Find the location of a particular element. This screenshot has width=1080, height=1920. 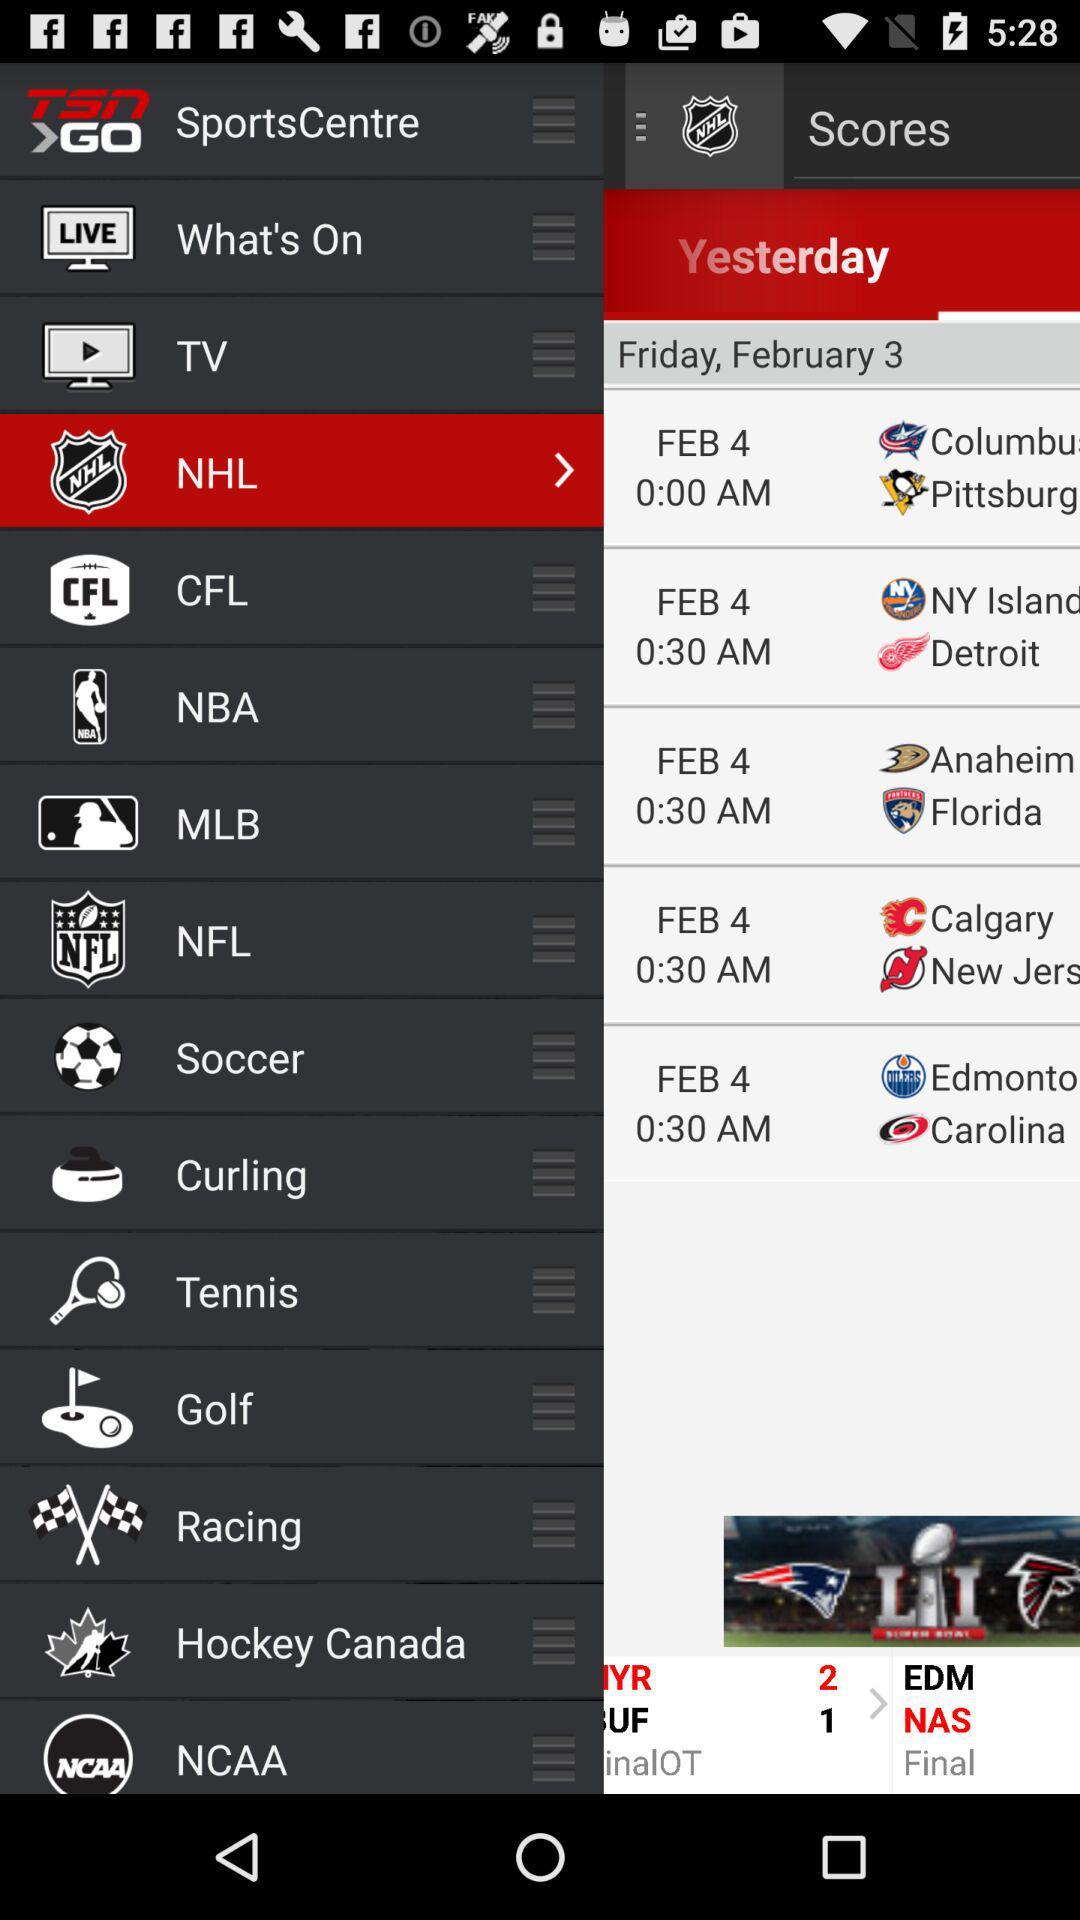

scores is located at coordinates (841, 927).